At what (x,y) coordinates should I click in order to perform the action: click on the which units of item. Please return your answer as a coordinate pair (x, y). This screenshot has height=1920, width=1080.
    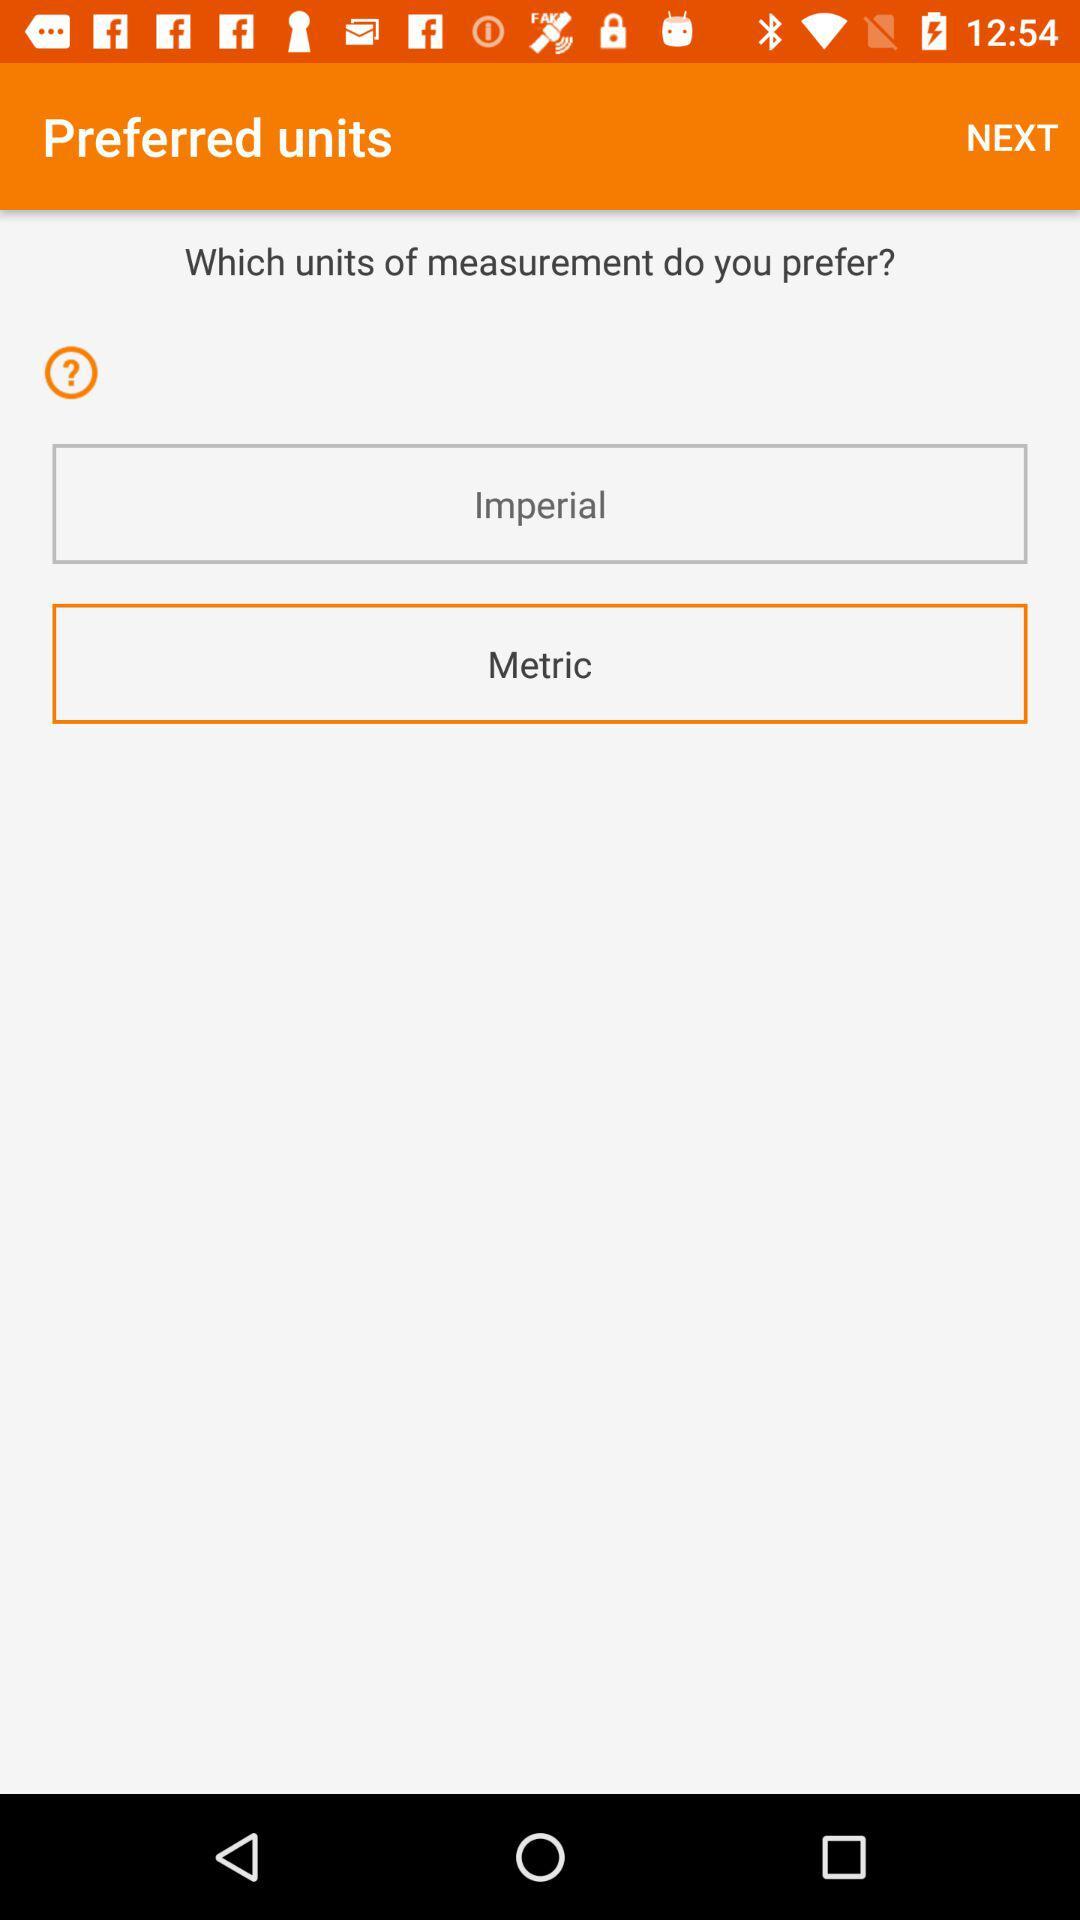
    Looking at the image, I should click on (540, 259).